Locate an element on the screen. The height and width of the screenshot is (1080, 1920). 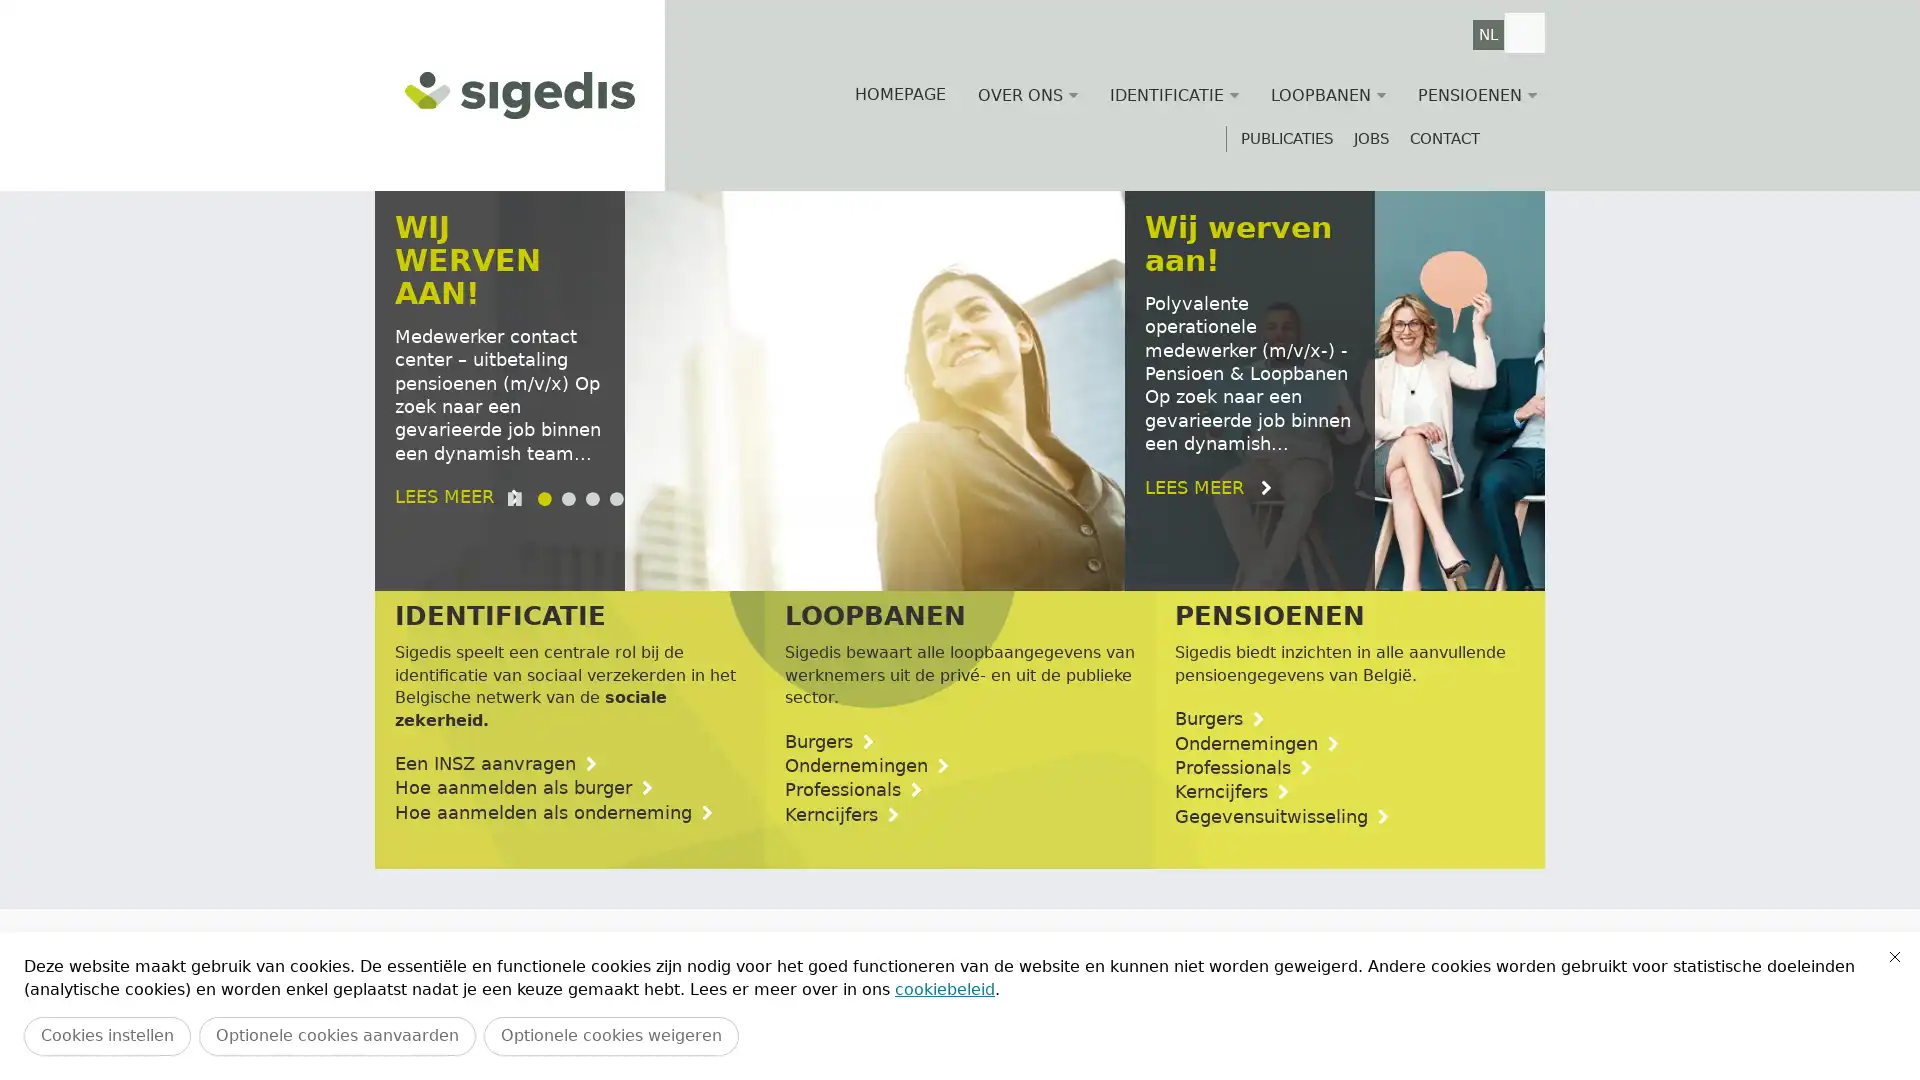
PENSIOENEN is located at coordinates (1477, 95).